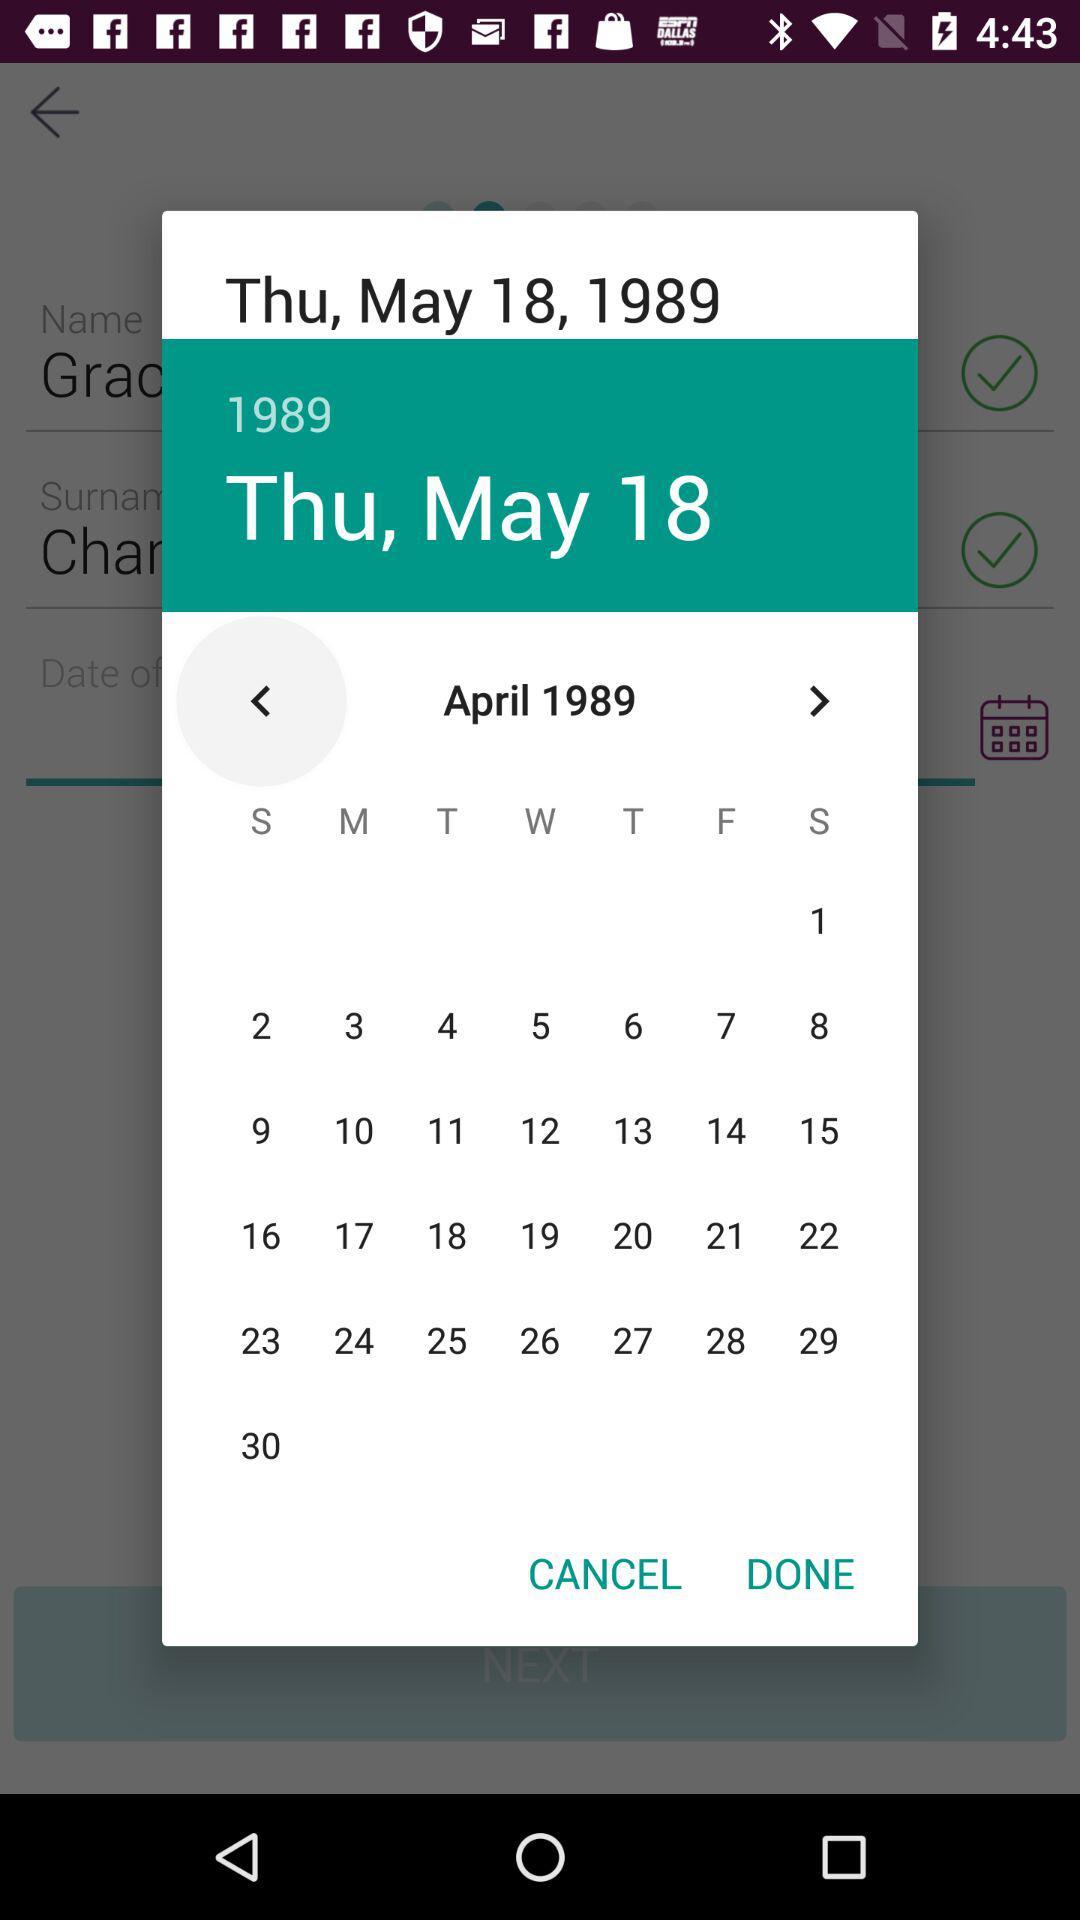 The width and height of the screenshot is (1080, 1920). What do you see at coordinates (604, 1571) in the screenshot?
I see `the item next to done icon` at bounding box center [604, 1571].